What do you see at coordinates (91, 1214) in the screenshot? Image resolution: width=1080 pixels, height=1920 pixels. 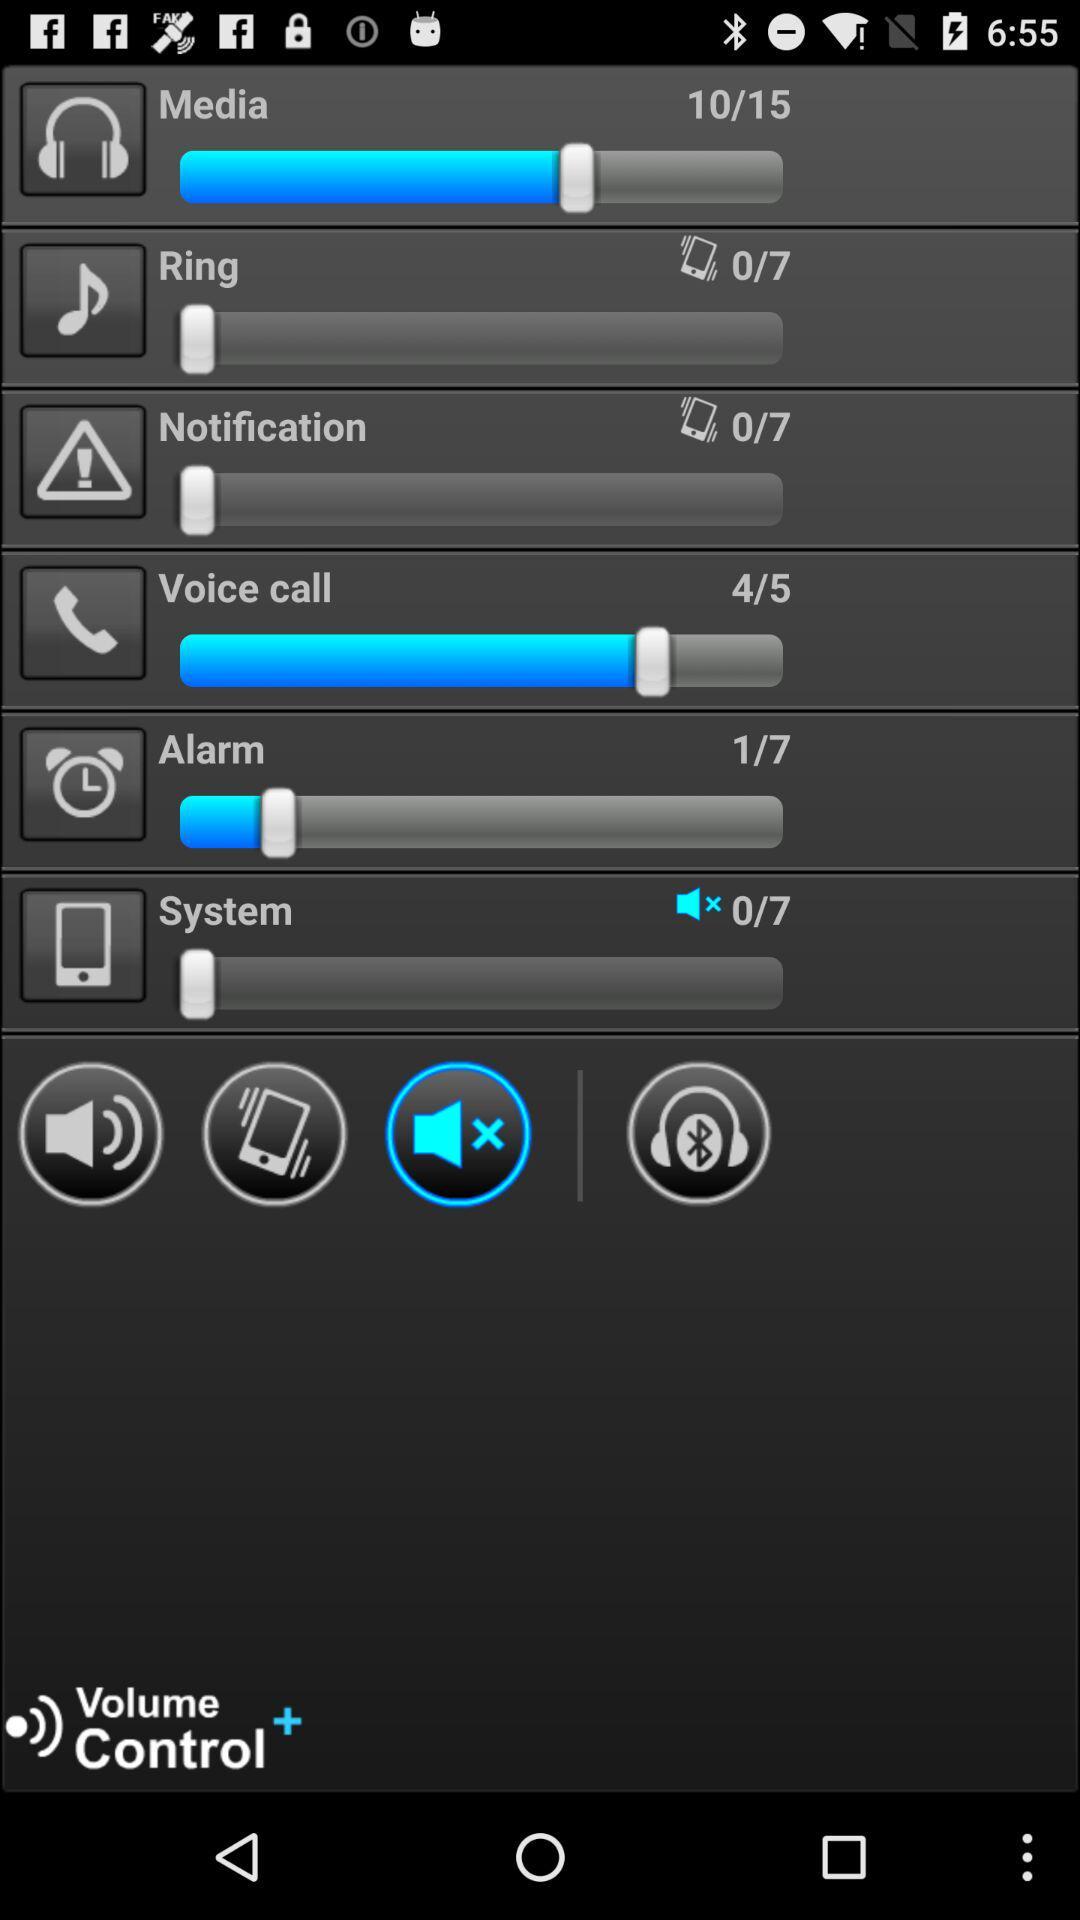 I see `the volume icon` at bounding box center [91, 1214].